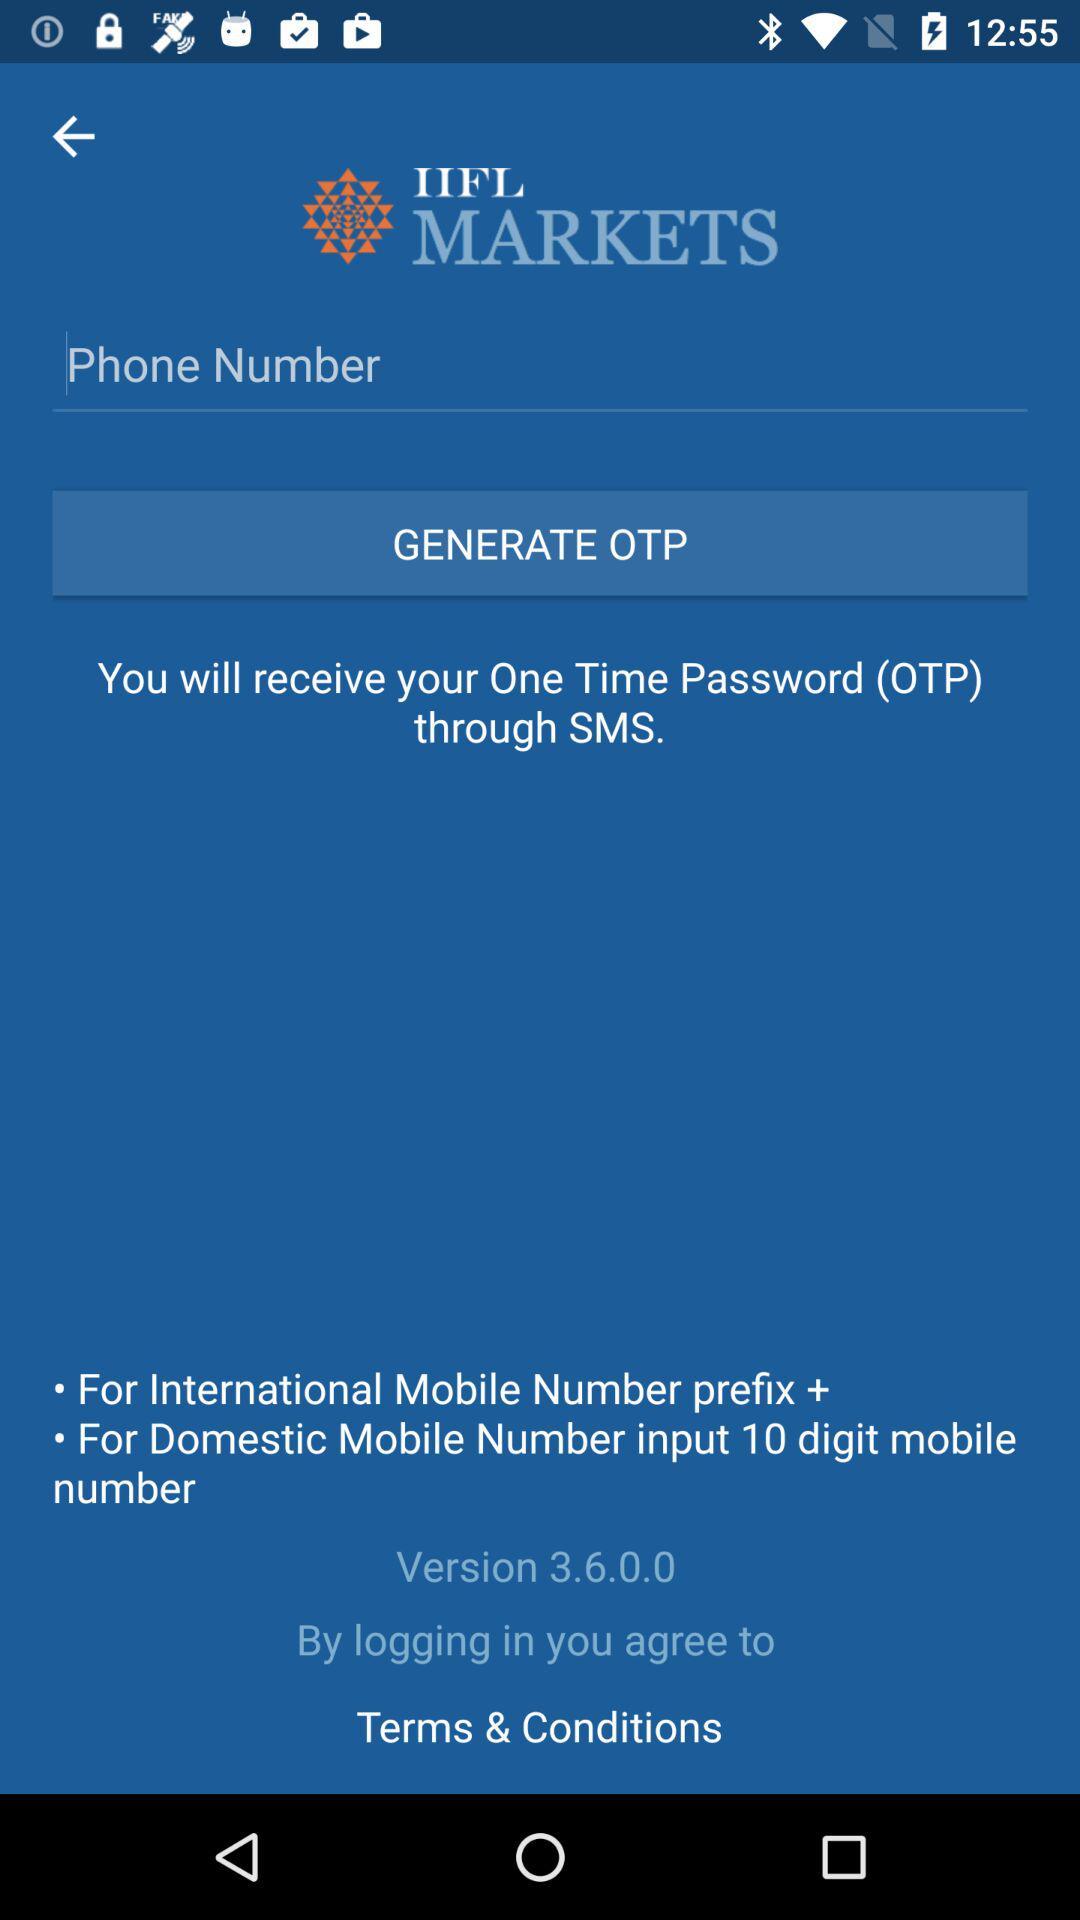 The height and width of the screenshot is (1920, 1080). What do you see at coordinates (540, 1638) in the screenshot?
I see `icon above terms & conditions item` at bounding box center [540, 1638].